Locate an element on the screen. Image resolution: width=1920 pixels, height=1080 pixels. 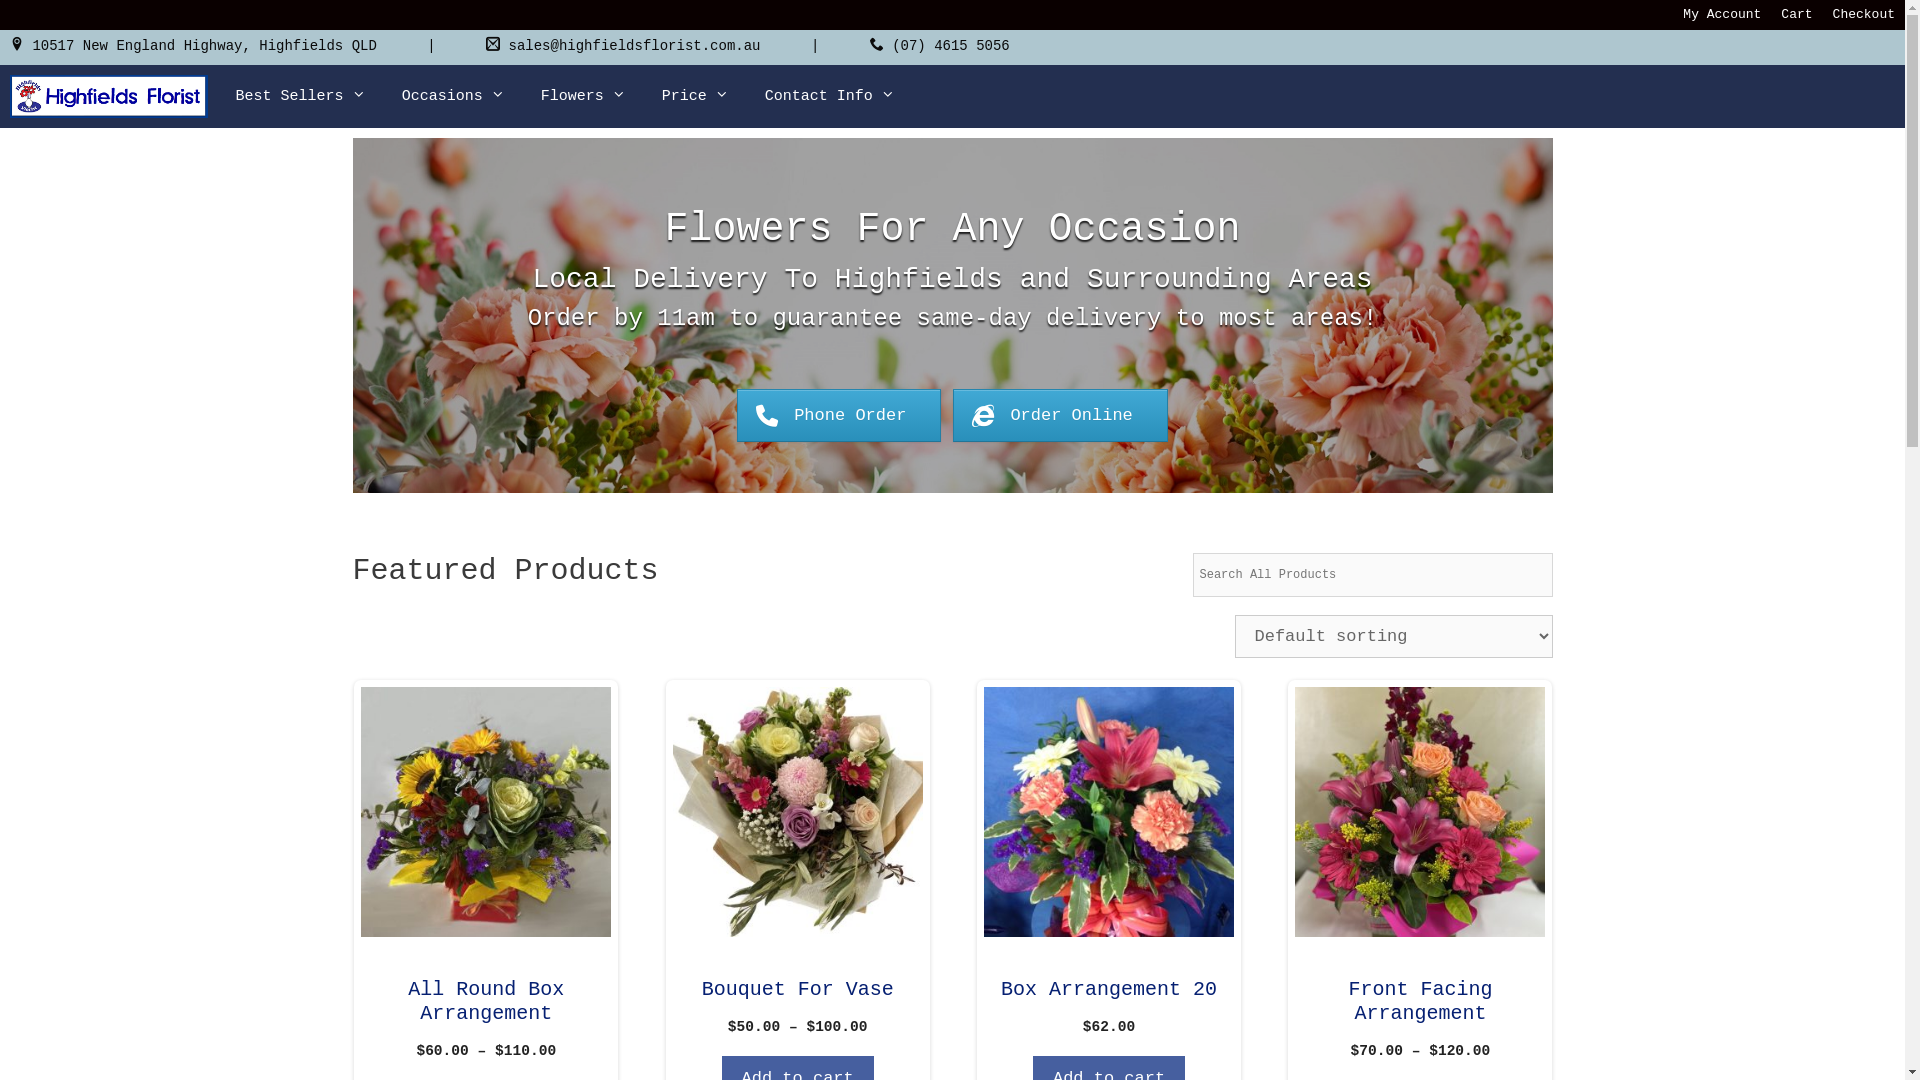
'Contact Info' is located at coordinates (830, 95).